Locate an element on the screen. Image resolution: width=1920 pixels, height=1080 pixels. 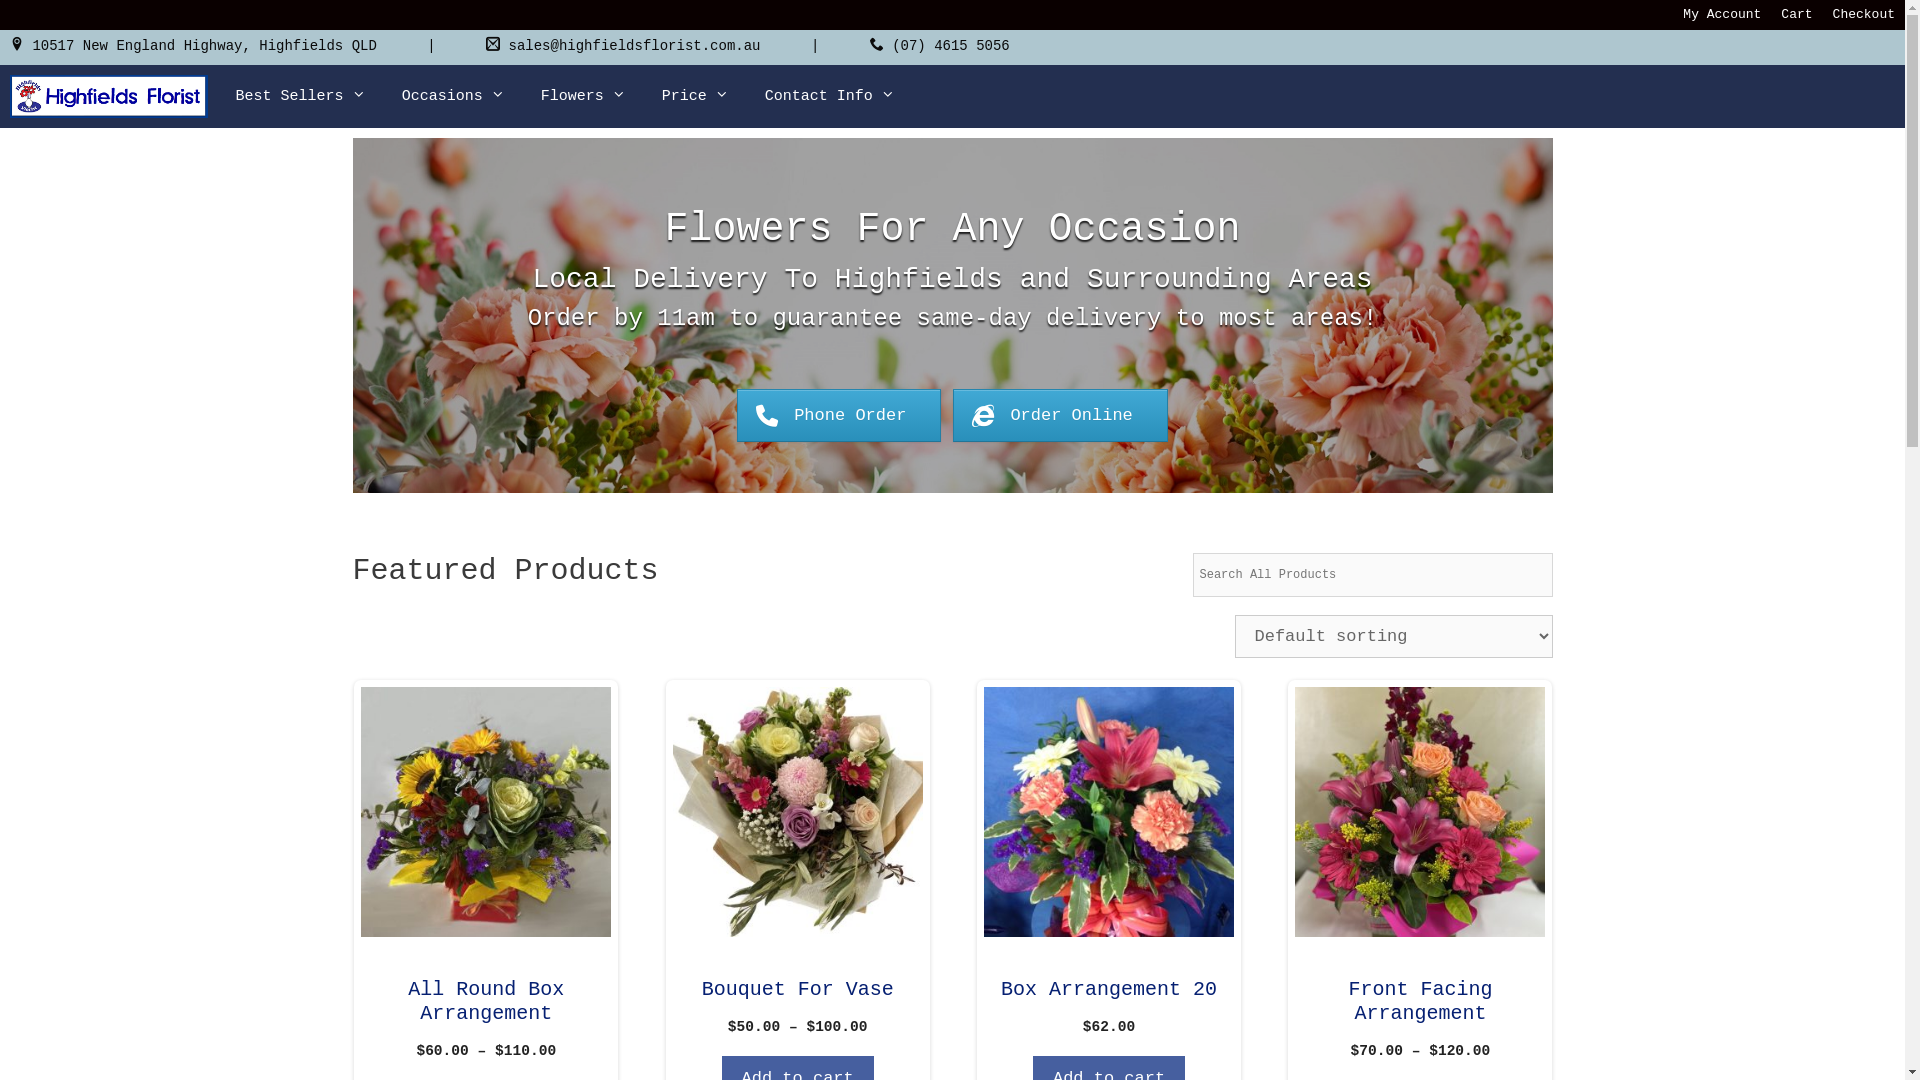
'Contact Info' is located at coordinates (830, 95).